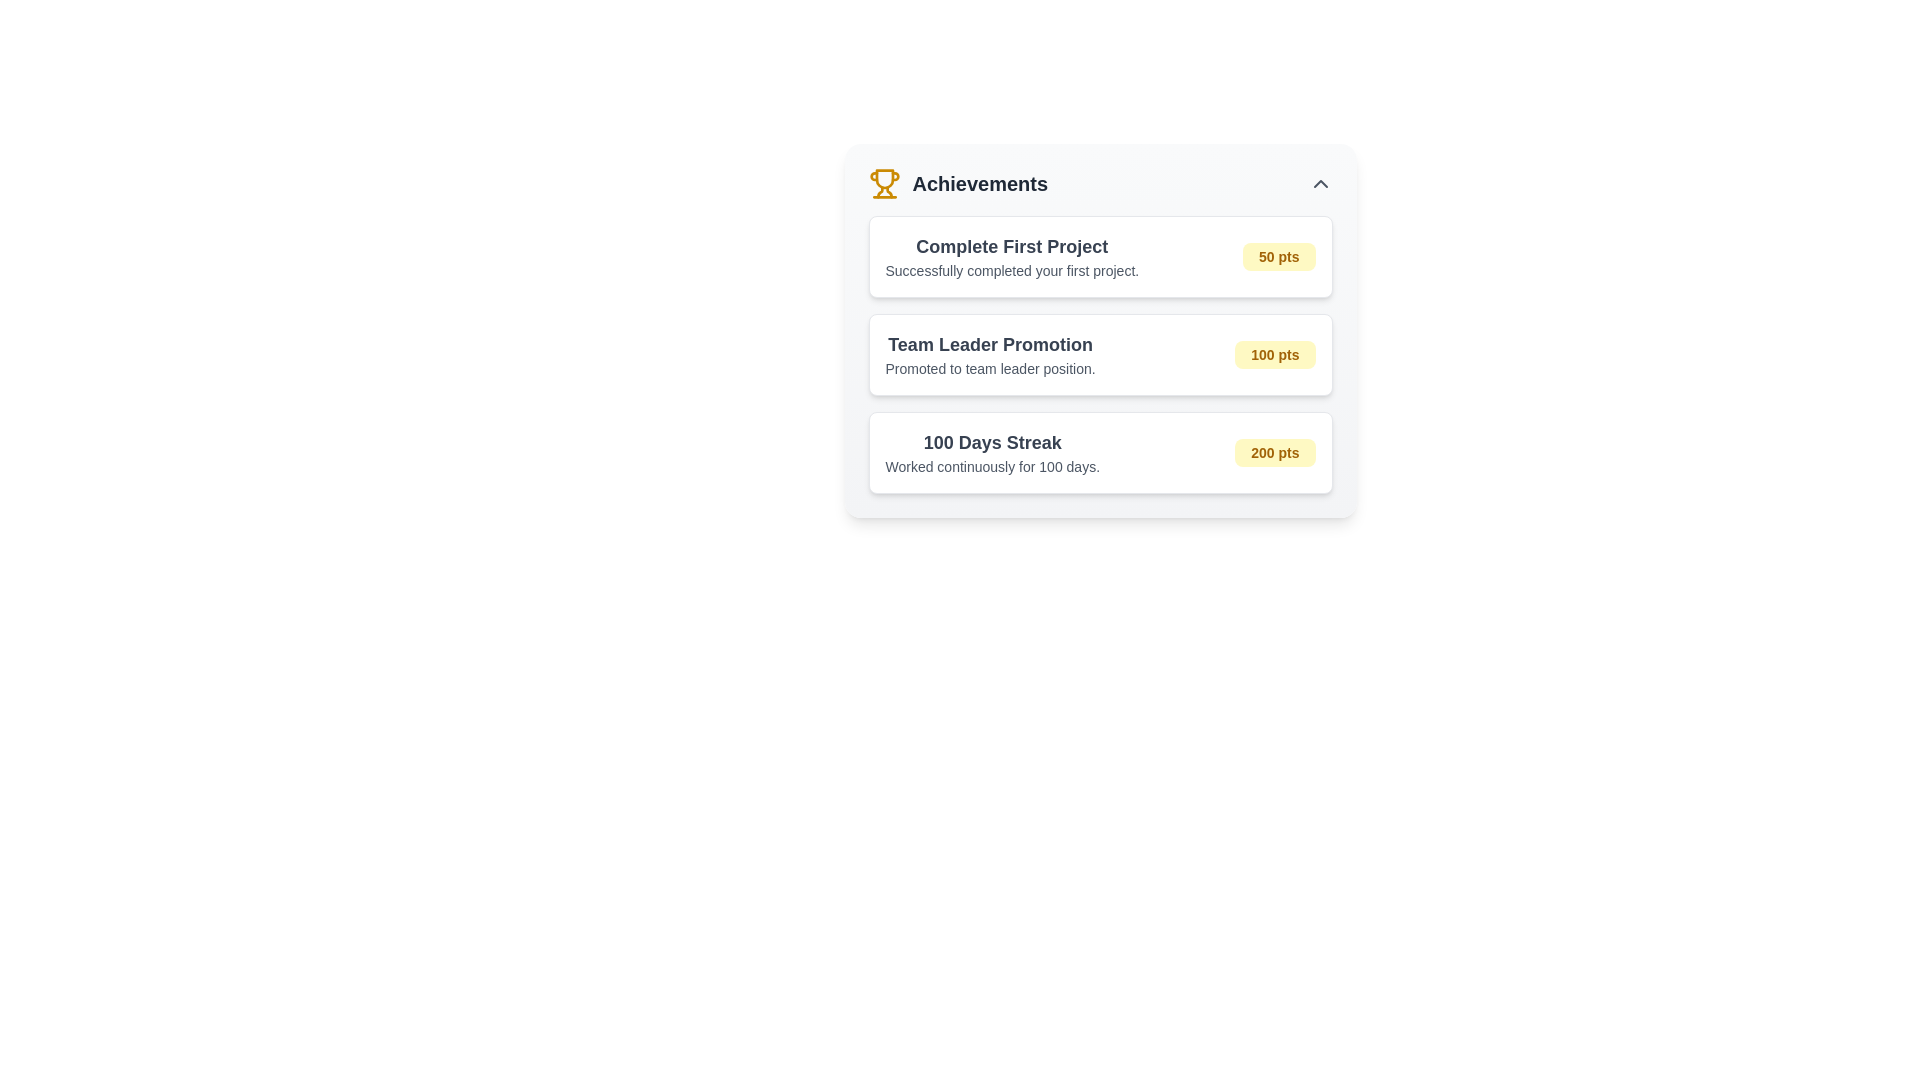  I want to click on the Text Display element that indicates the achievement of being promoted to team leader, located between 'Complete First Project' and '100 Days Streak', and to the left of the yellow badge displaying '100 pts', so click(990, 353).